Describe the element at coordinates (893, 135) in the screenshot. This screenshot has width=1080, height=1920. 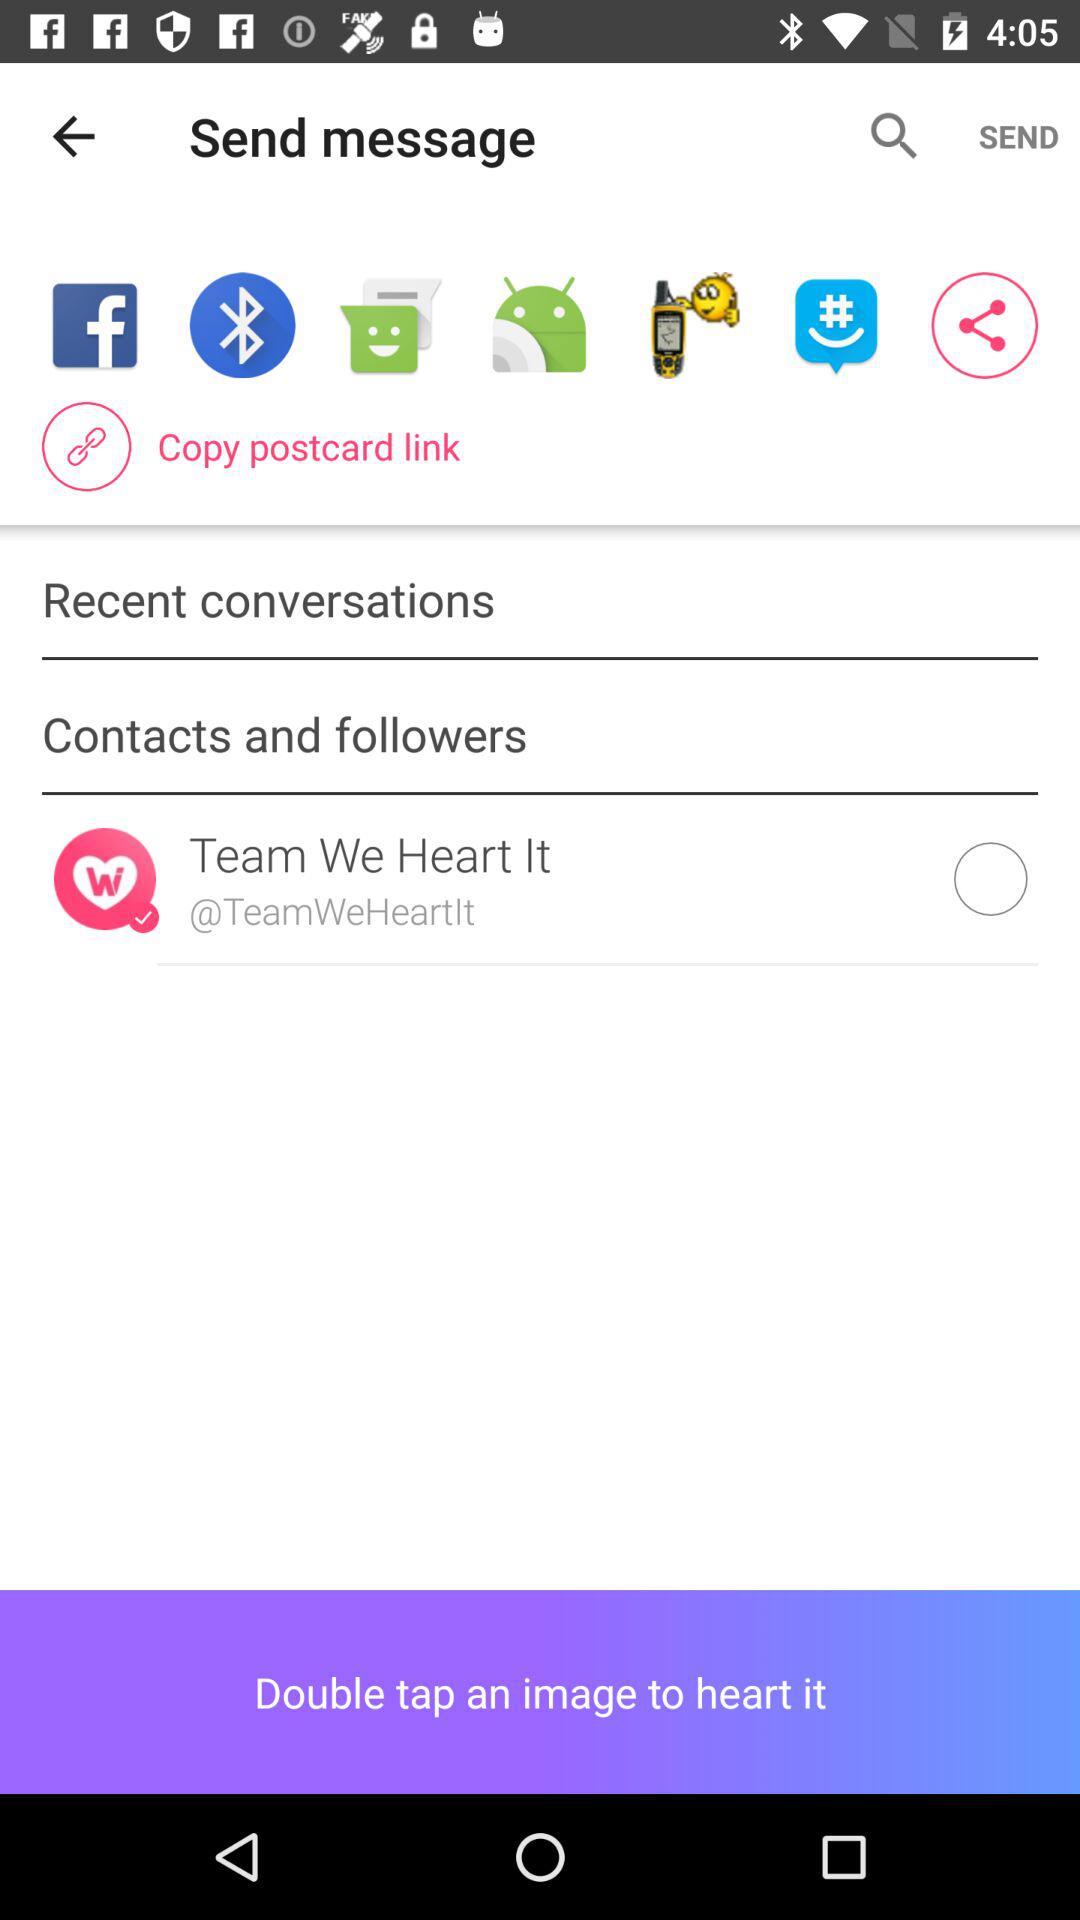
I see `icon next to send icon` at that location.